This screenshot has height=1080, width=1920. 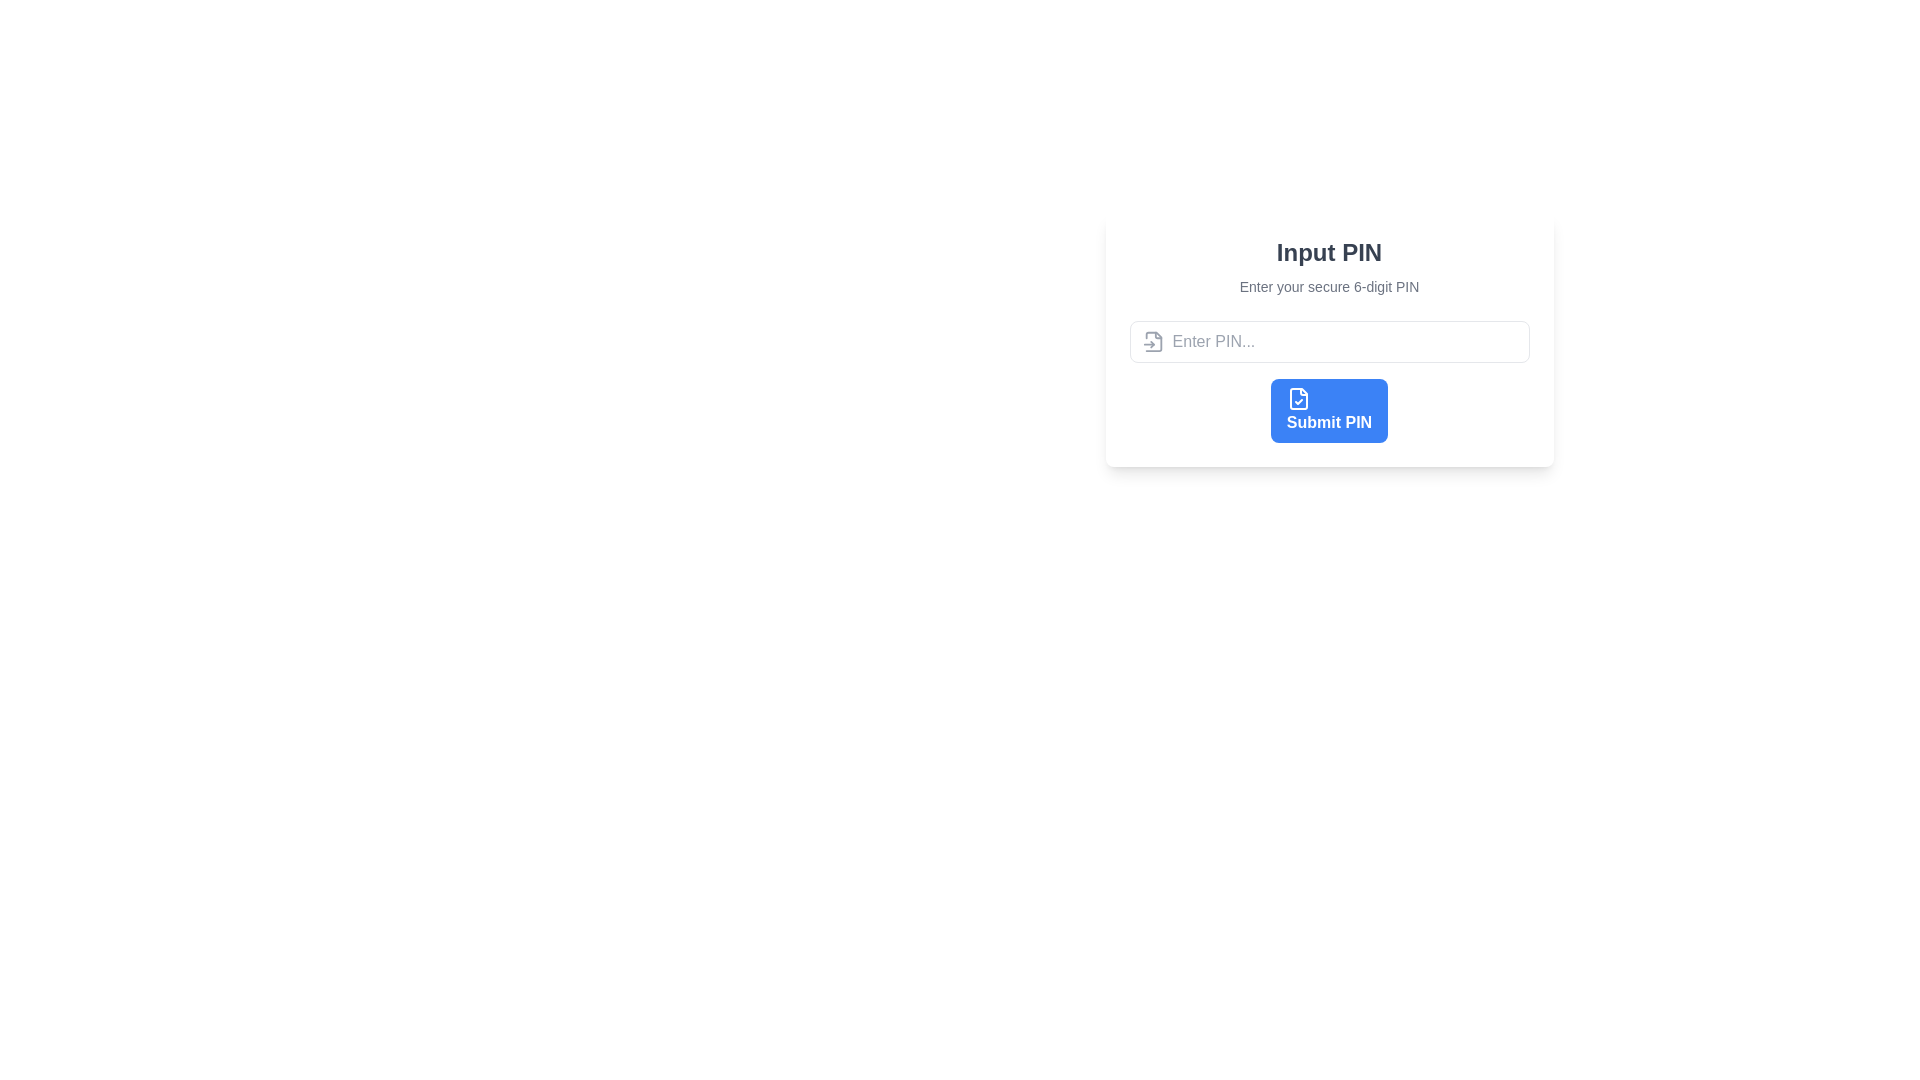 I want to click on the blue document icon with a checkmark located to the left of the 'Submit PIN' text on the button, so click(x=1298, y=398).